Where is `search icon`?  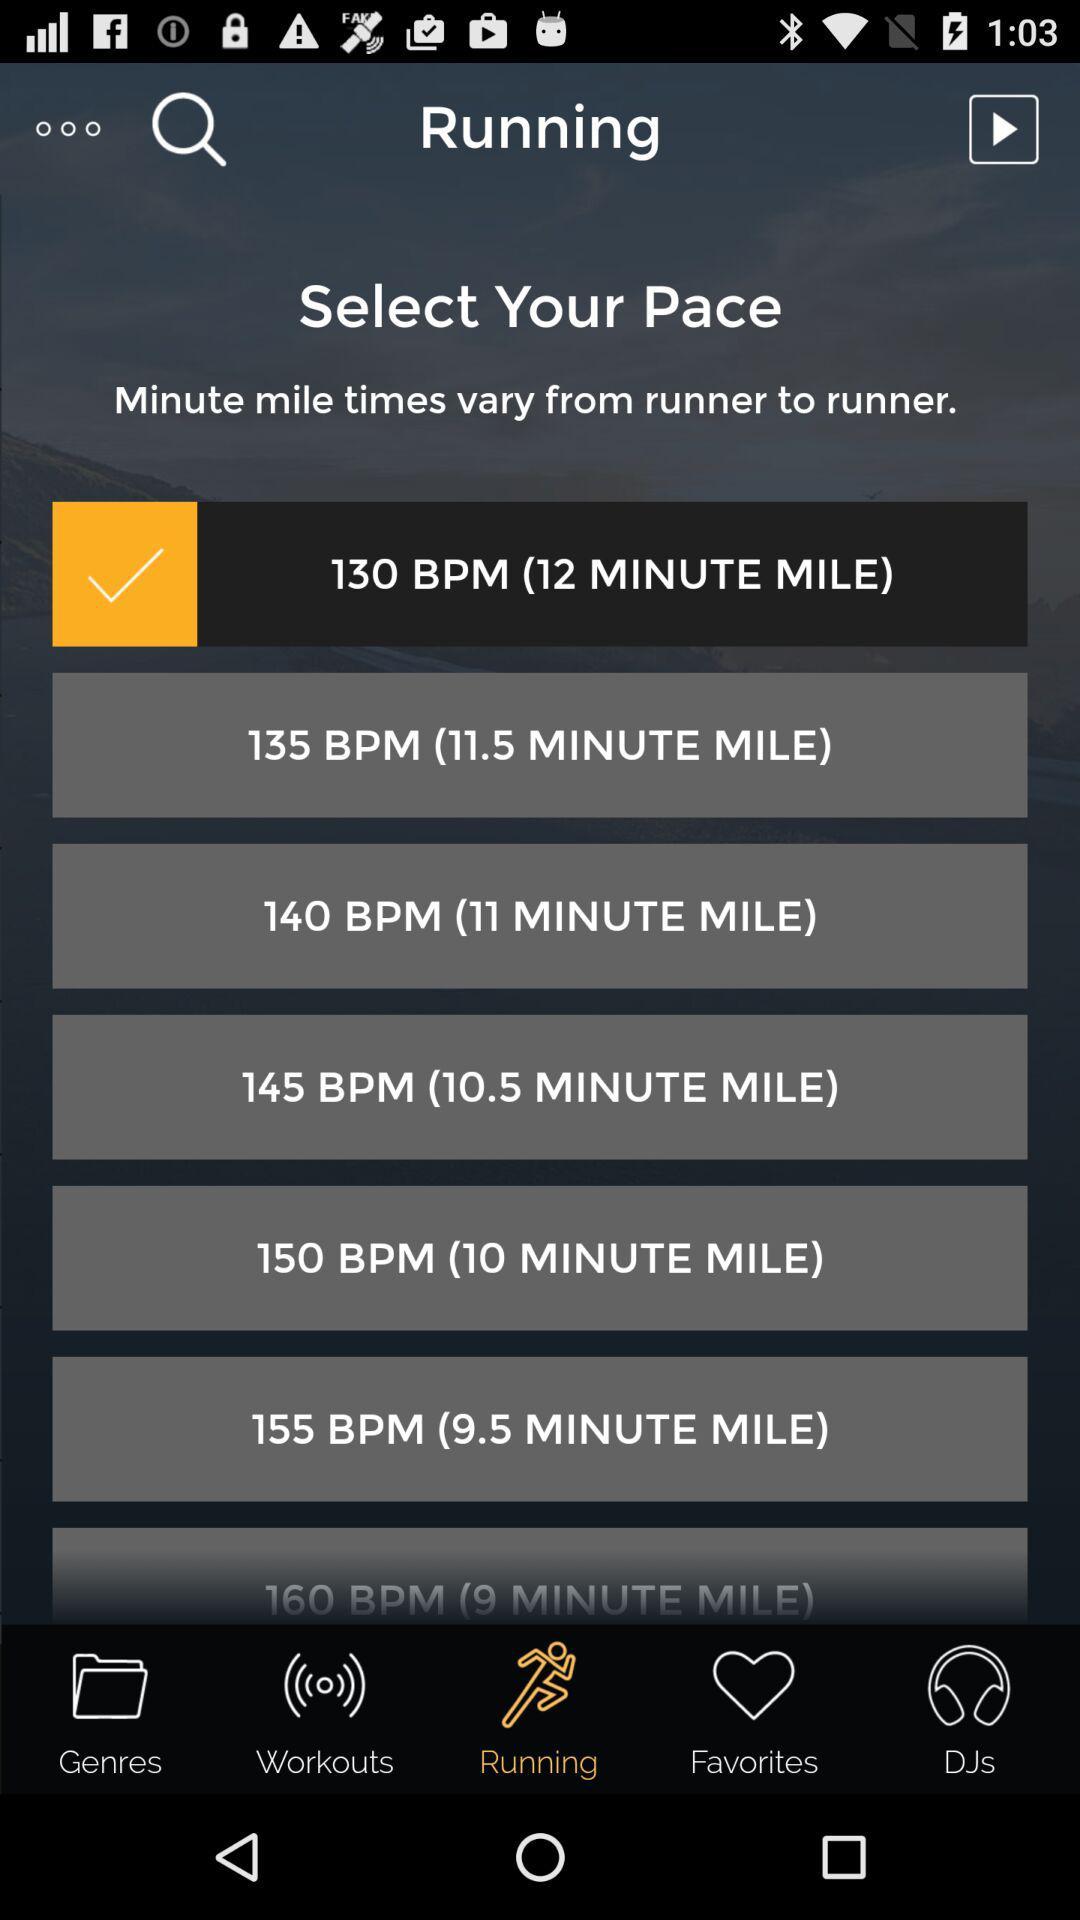 search icon is located at coordinates (188, 127).